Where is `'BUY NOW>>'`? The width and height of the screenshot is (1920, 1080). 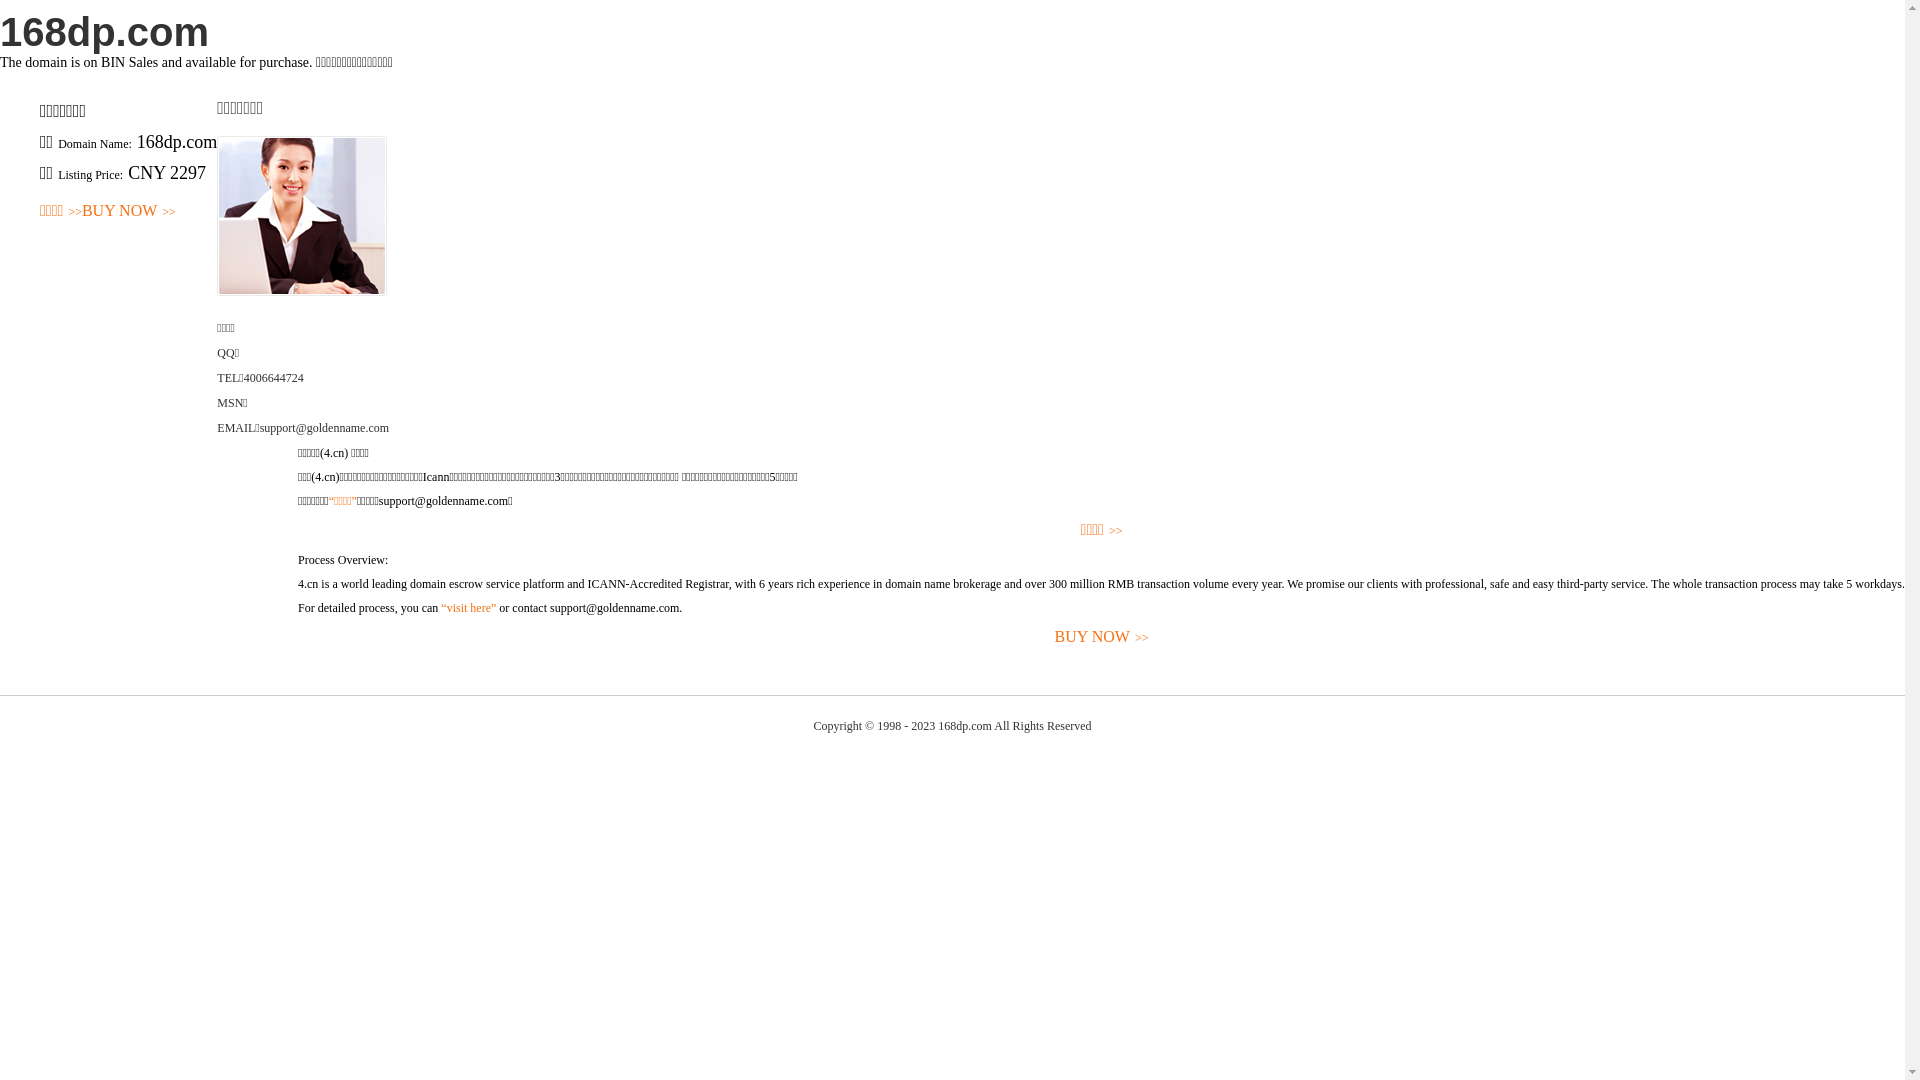 'BUY NOW>>' is located at coordinates (296, 637).